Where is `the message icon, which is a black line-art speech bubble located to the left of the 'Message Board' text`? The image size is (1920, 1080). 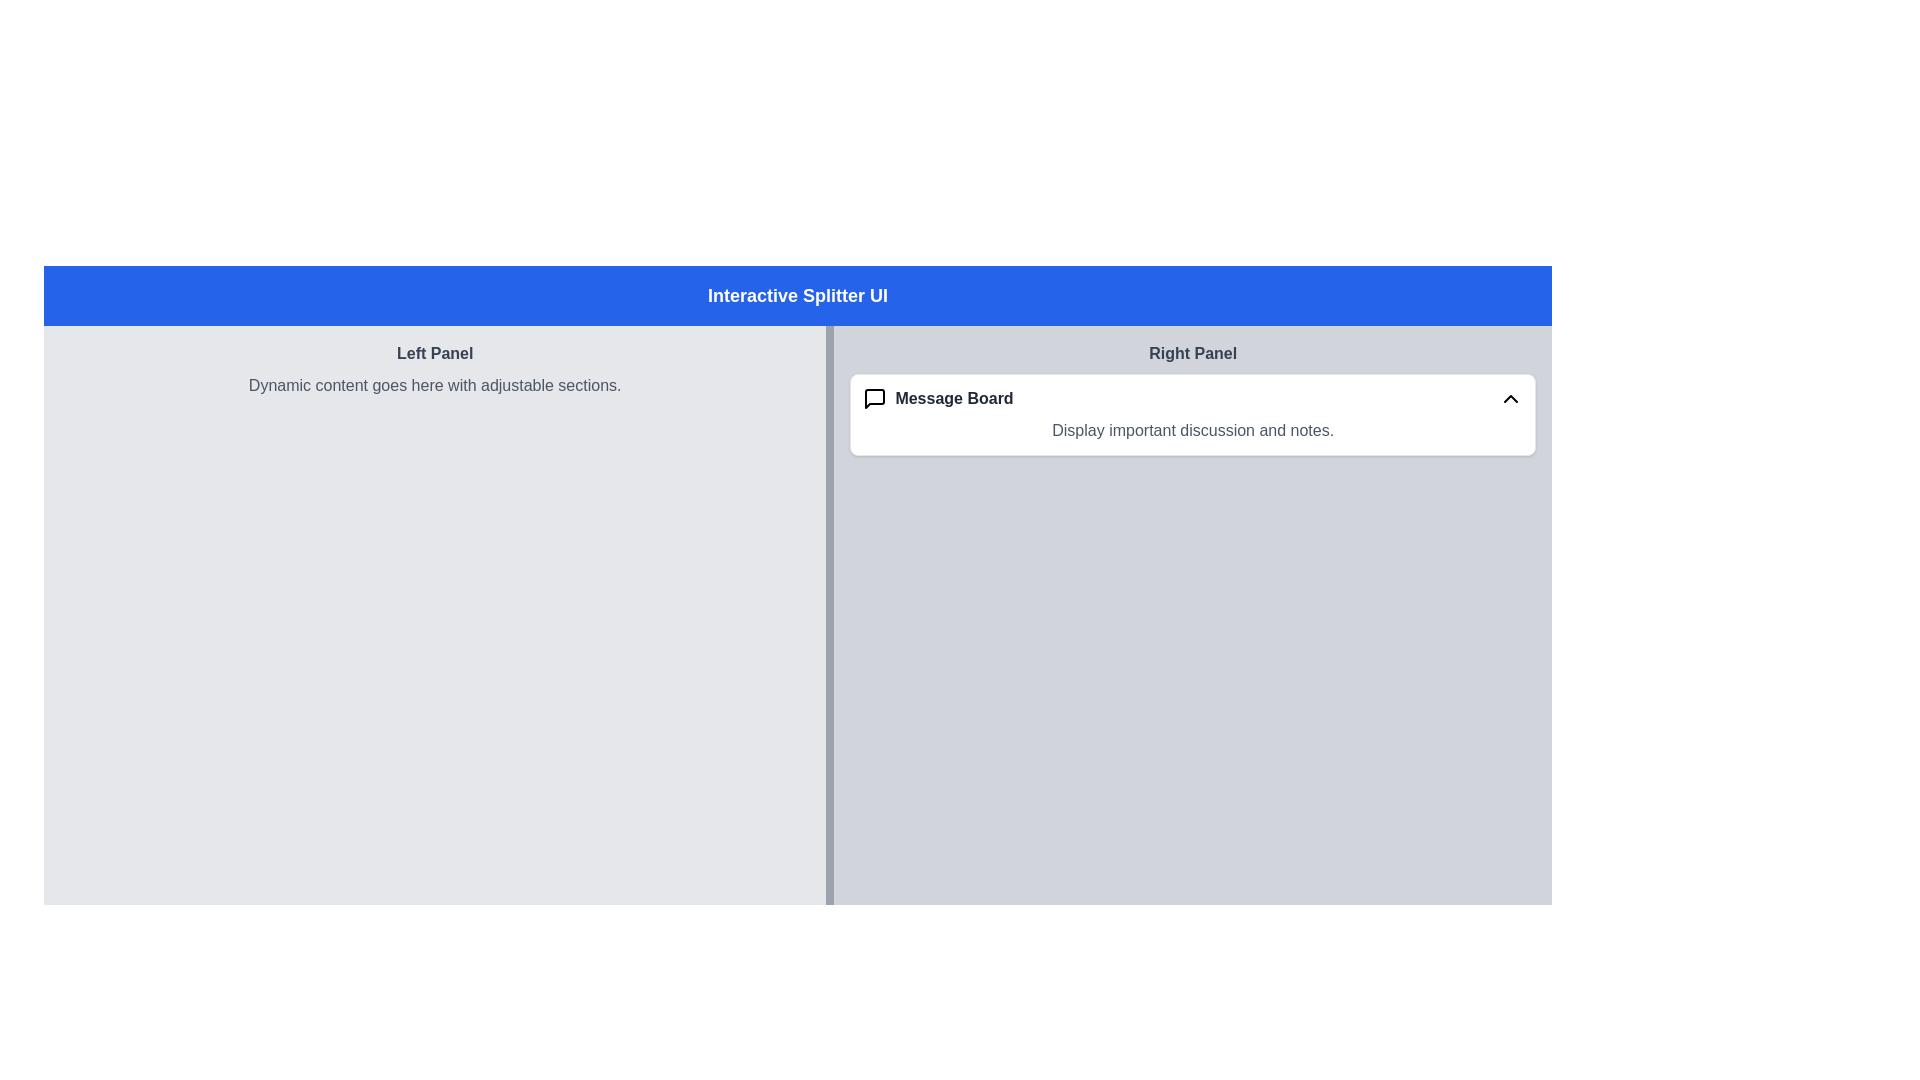
the message icon, which is a black line-art speech bubble located to the left of the 'Message Board' text is located at coordinates (875, 398).